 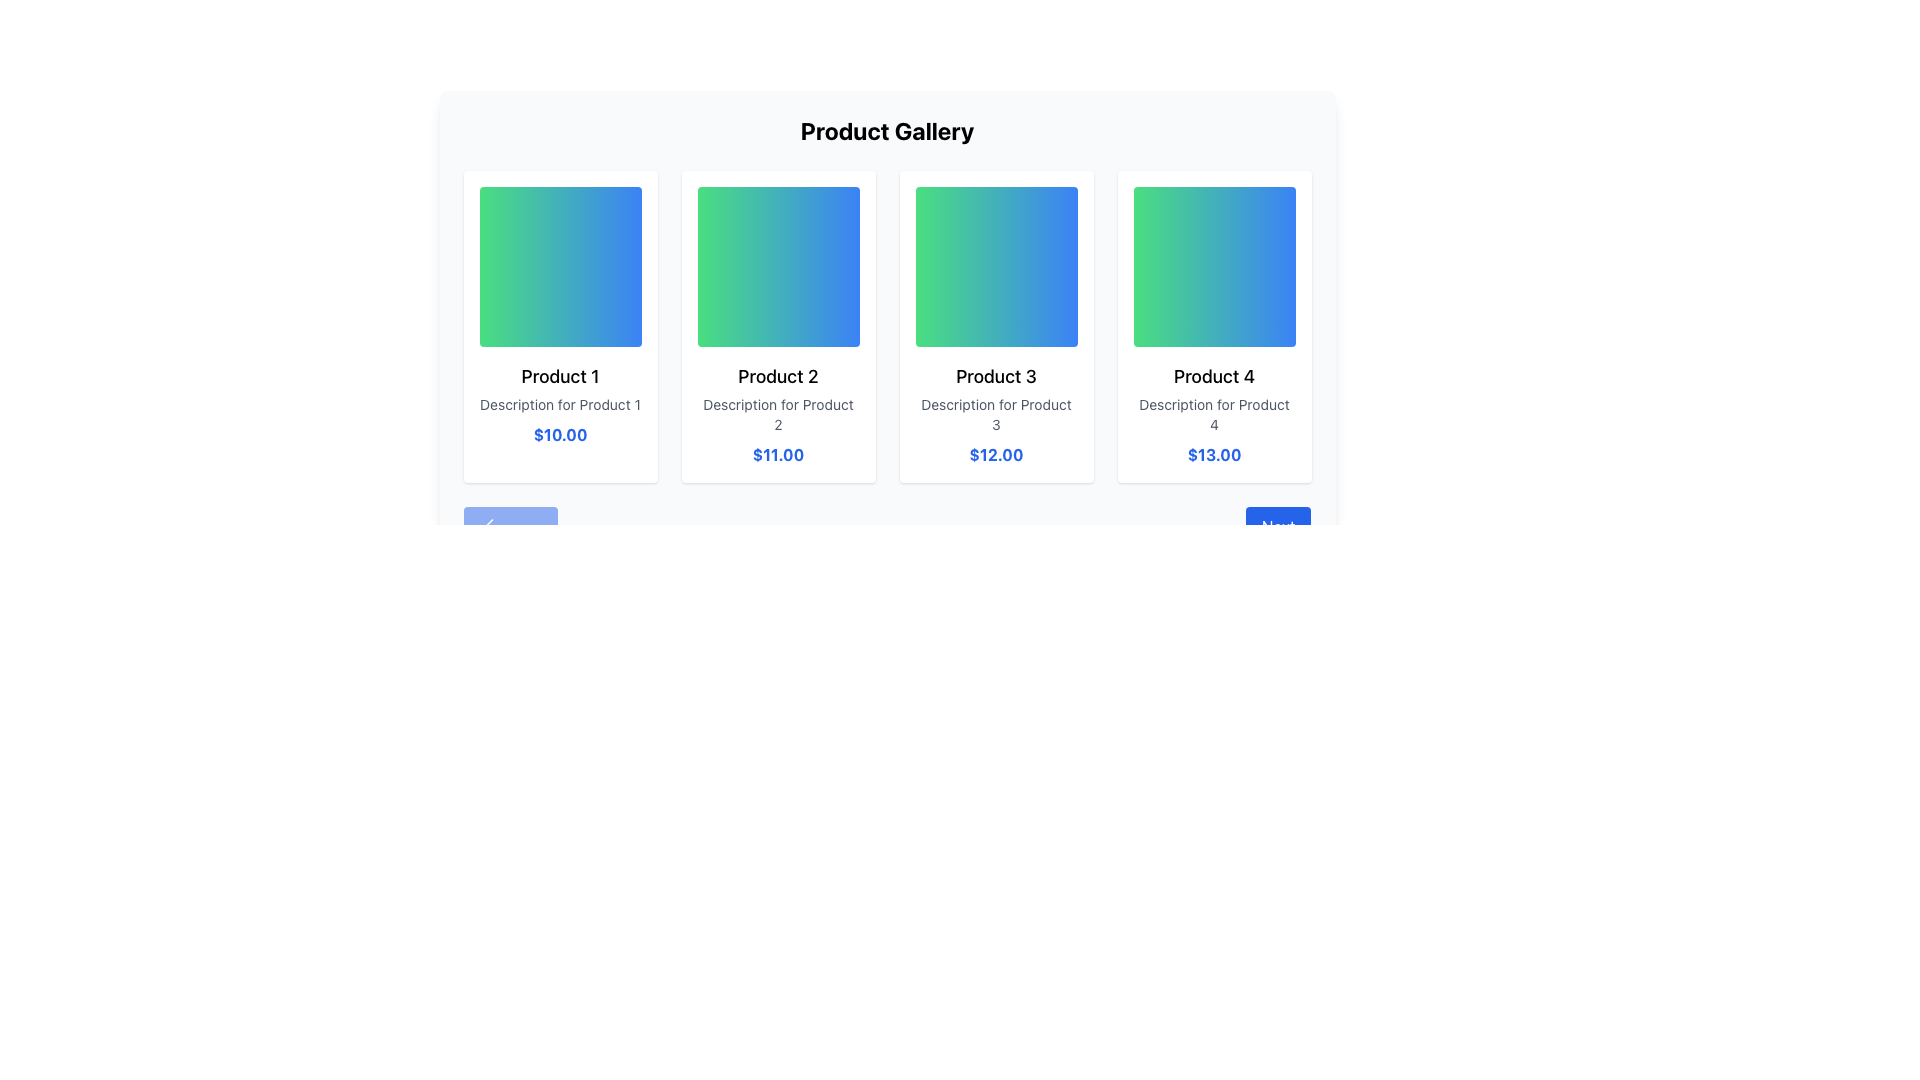 I want to click on text label that displays 'Description for Product 4', which is located in the fourth card of the product gallery, directly below the title 'Product 4', so click(x=1213, y=414).